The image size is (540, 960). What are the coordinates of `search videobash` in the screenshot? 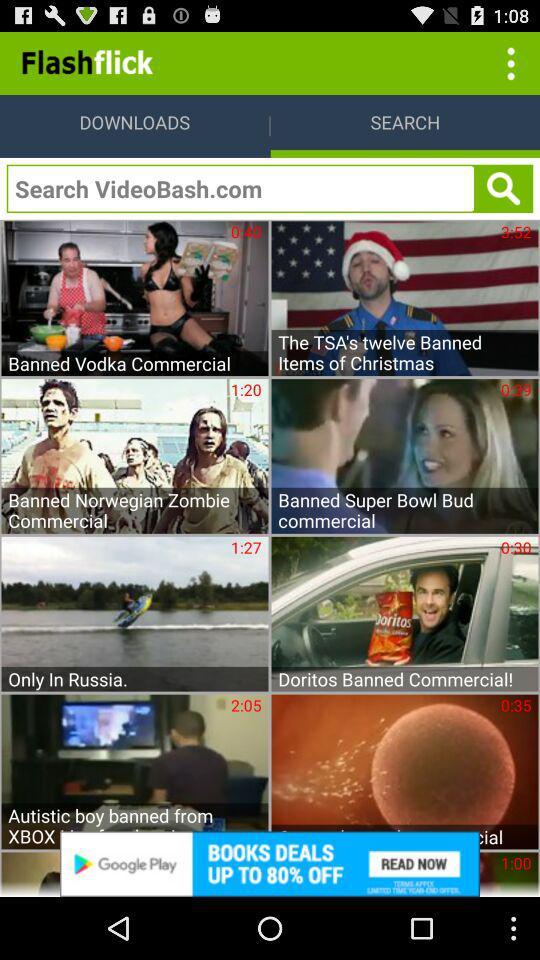 It's located at (240, 188).